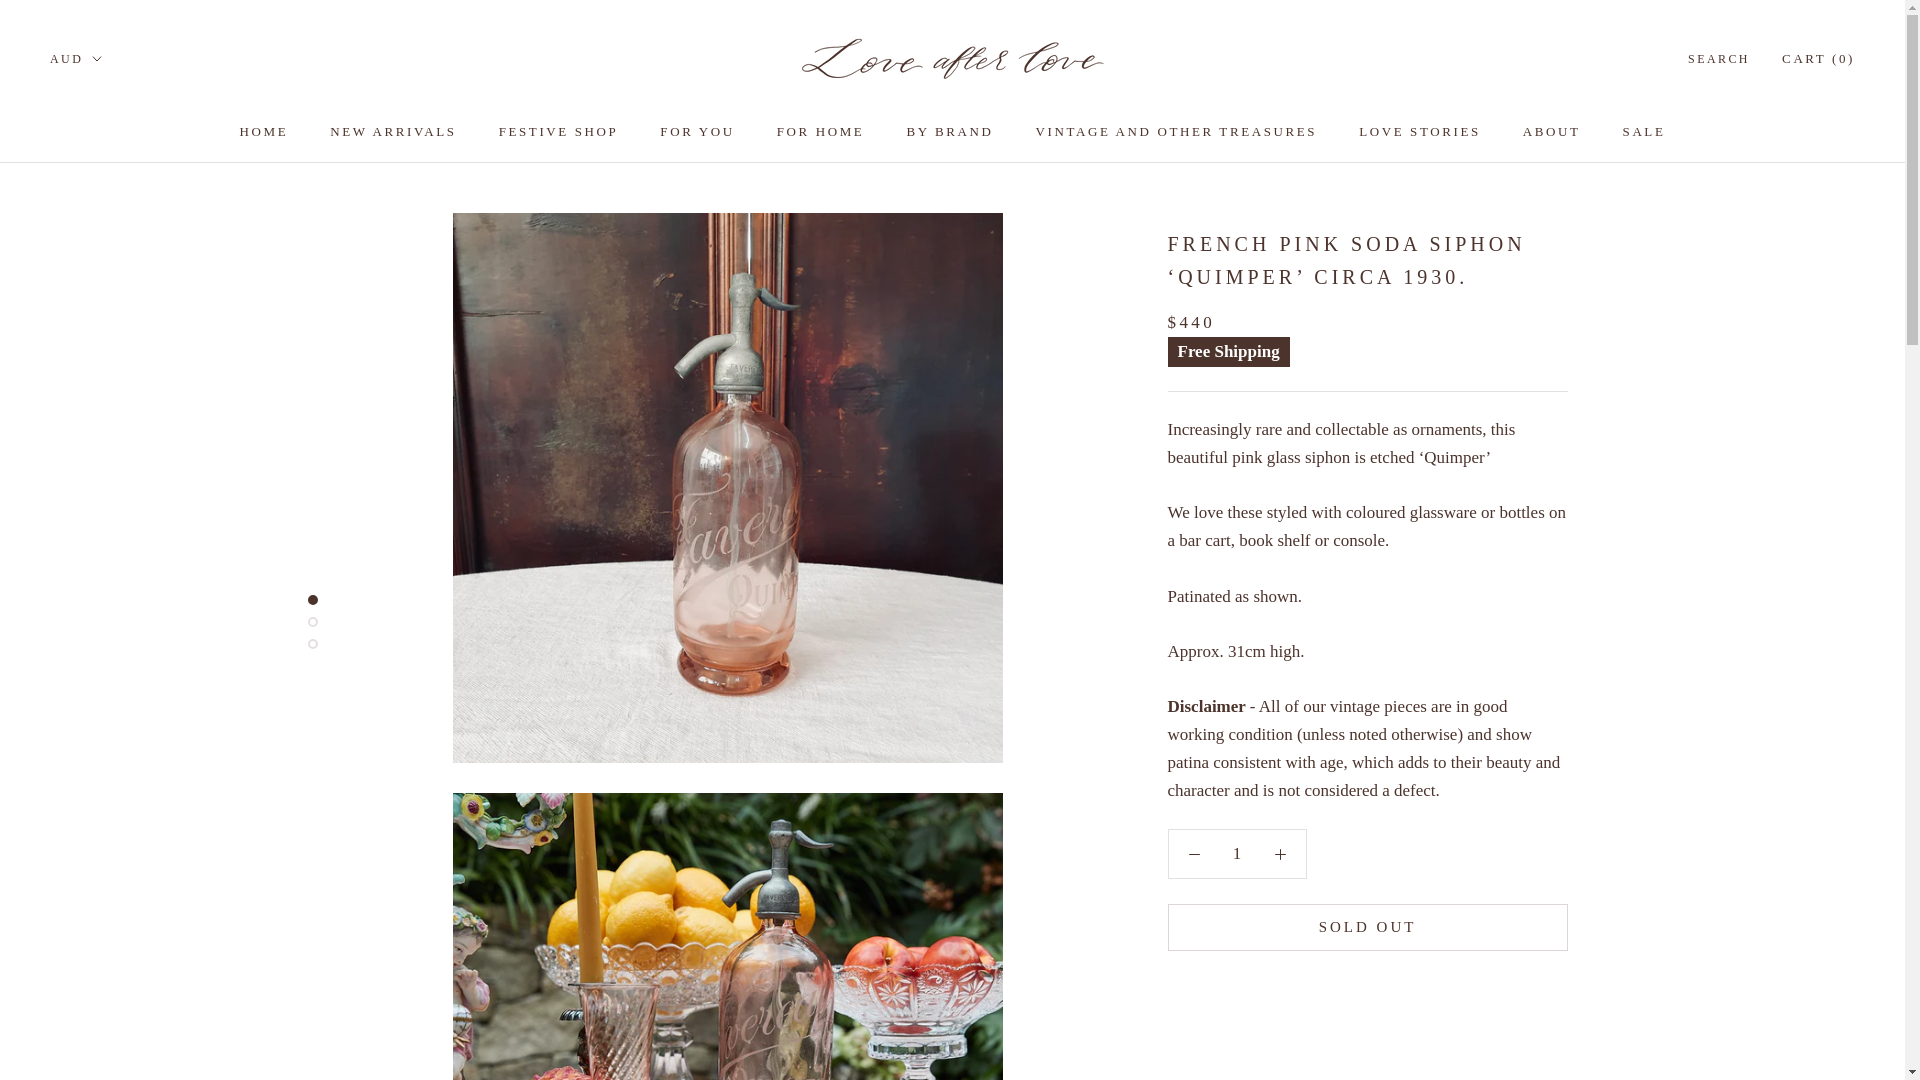 This screenshot has width=1920, height=1080. I want to click on 'CART (0)', so click(1818, 57).